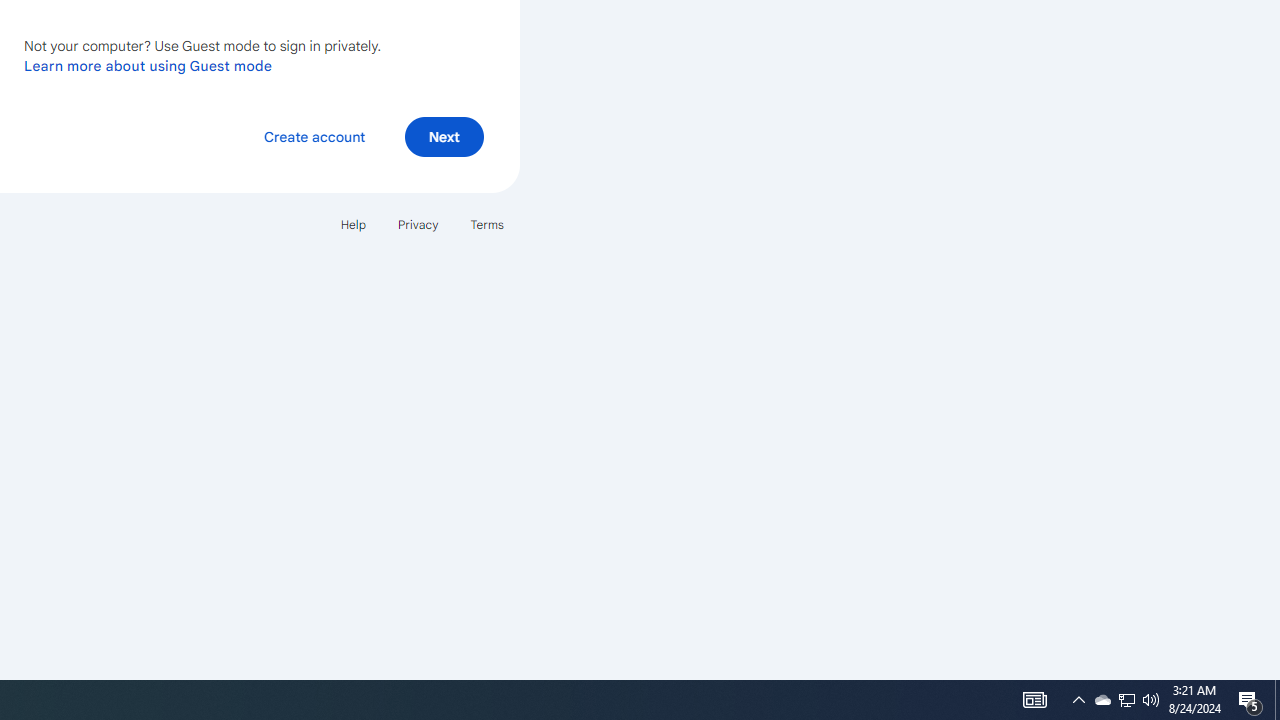 The height and width of the screenshot is (720, 1280). What do you see at coordinates (313, 135) in the screenshot?
I see `'Create account'` at bounding box center [313, 135].